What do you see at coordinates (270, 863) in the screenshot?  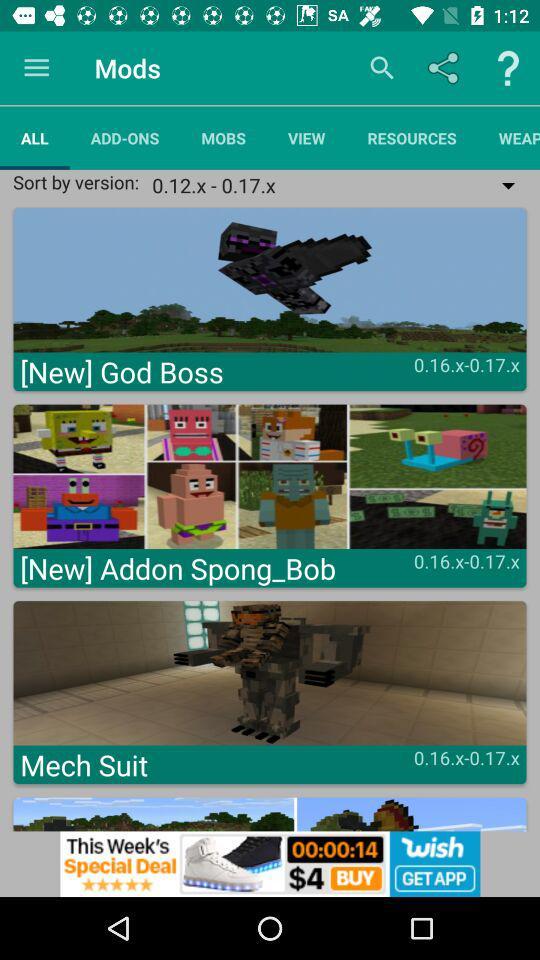 I see `advertisement` at bounding box center [270, 863].